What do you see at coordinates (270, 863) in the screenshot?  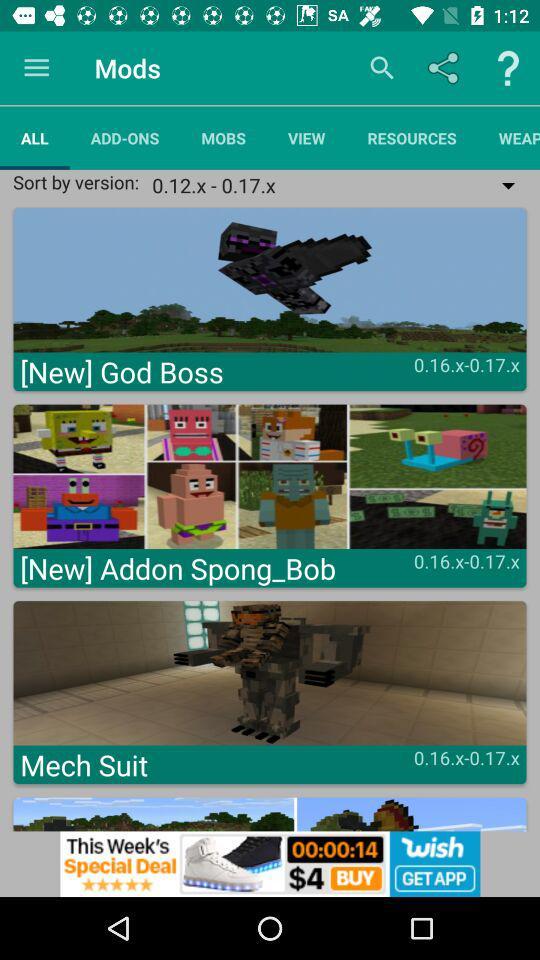 I see `advertisement` at bounding box center [270, 863].